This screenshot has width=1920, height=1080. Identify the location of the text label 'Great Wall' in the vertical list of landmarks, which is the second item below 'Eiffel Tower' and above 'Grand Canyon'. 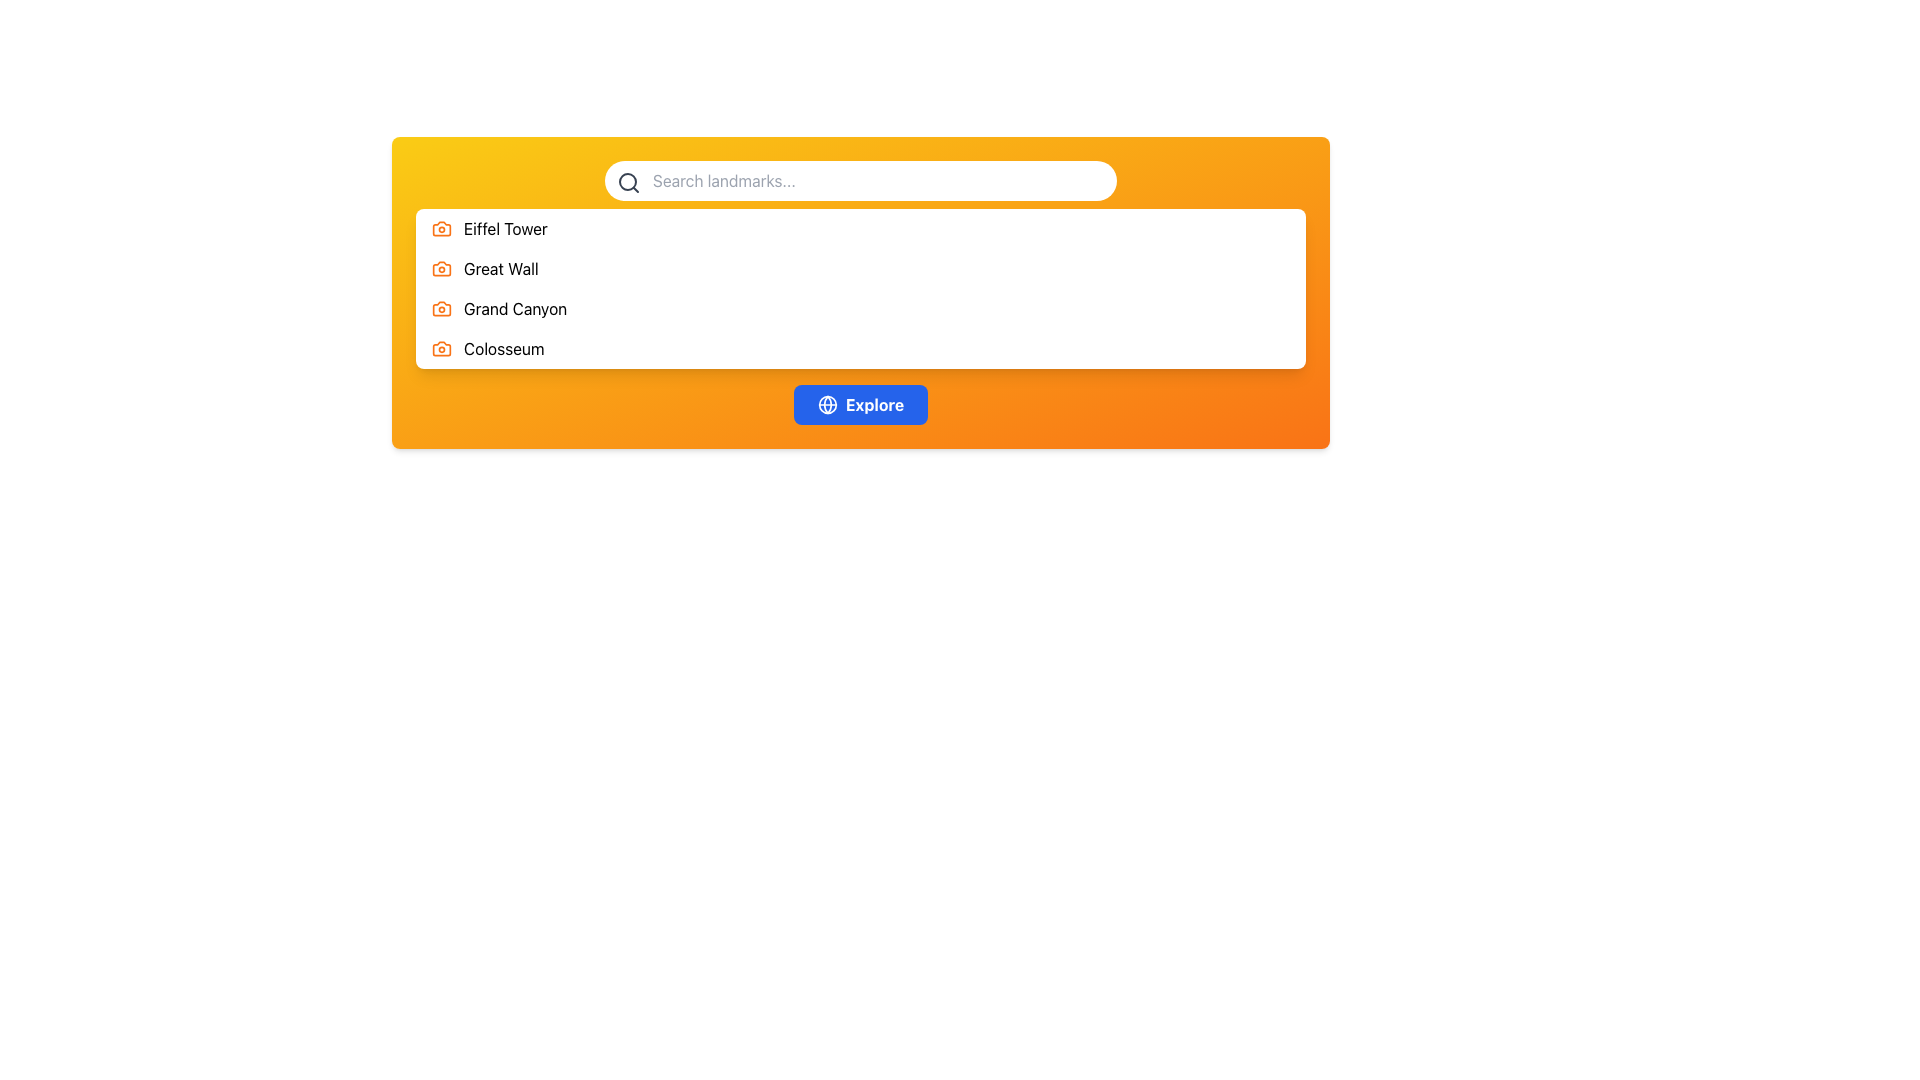
(501, 268).